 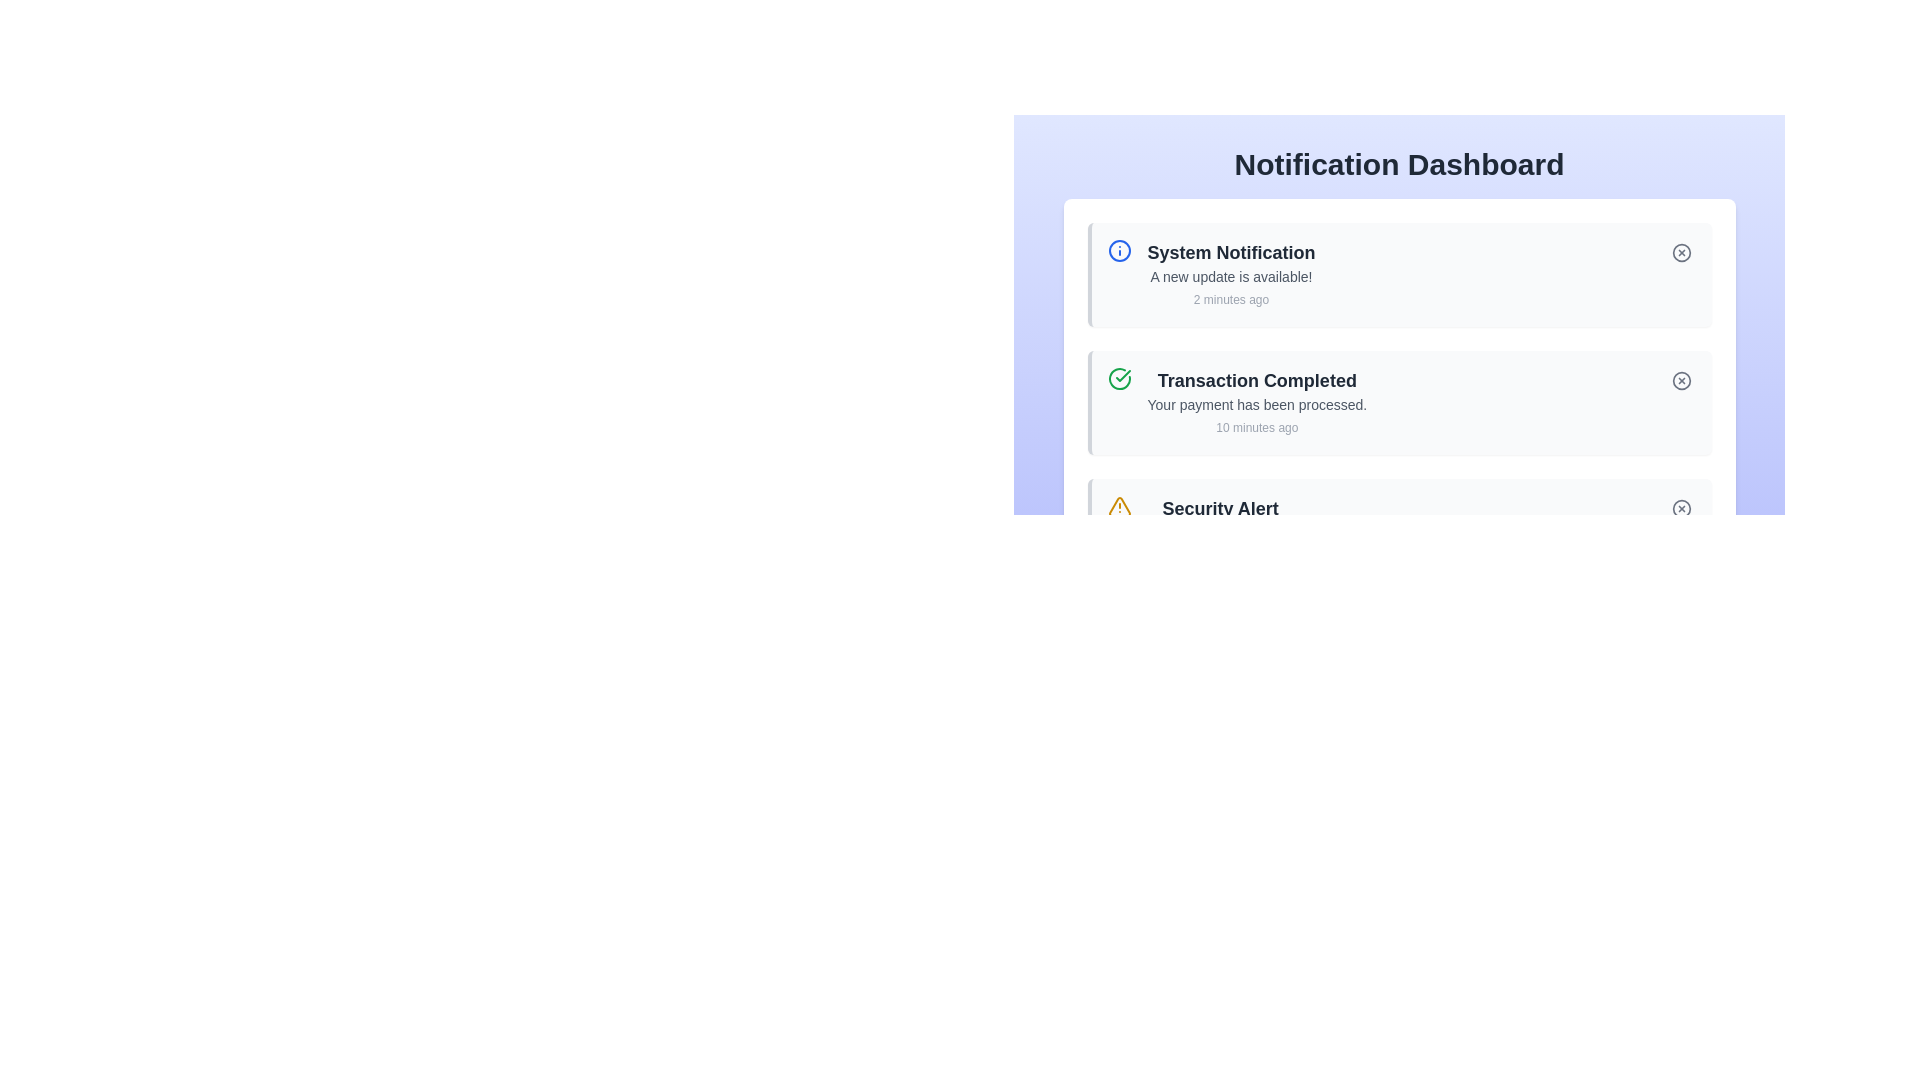 What do you see at coordinates (1123, 375) in the screenshot?
I see `the circular checkmark icon that indicates the successful completion of the transaction in the Notification Dashboard, positioned to the left of the 'Transaction Completed' text` at bounding box center [1123, 375].